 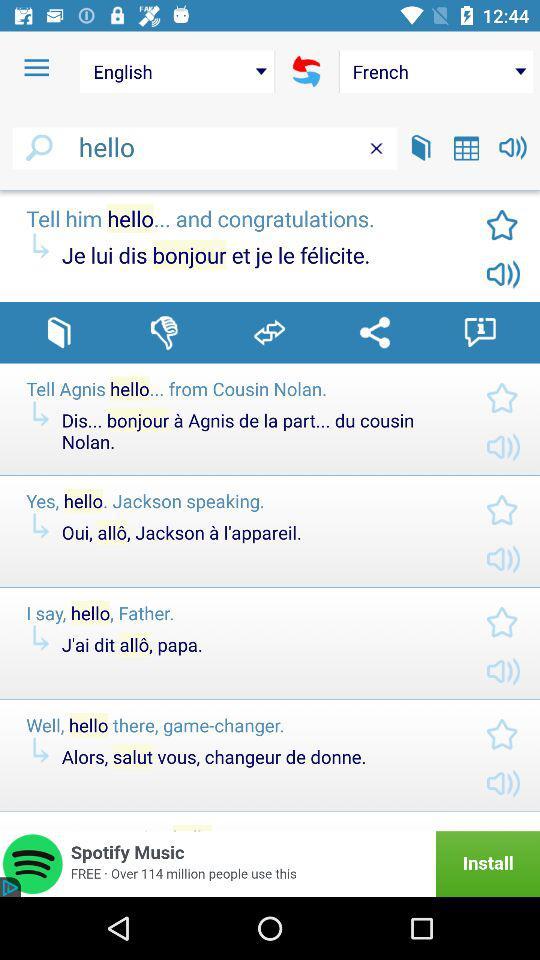 What do you see at coordinates (513, 146) in the screenshot?
I see `volume` at bounding box center [513, 146].